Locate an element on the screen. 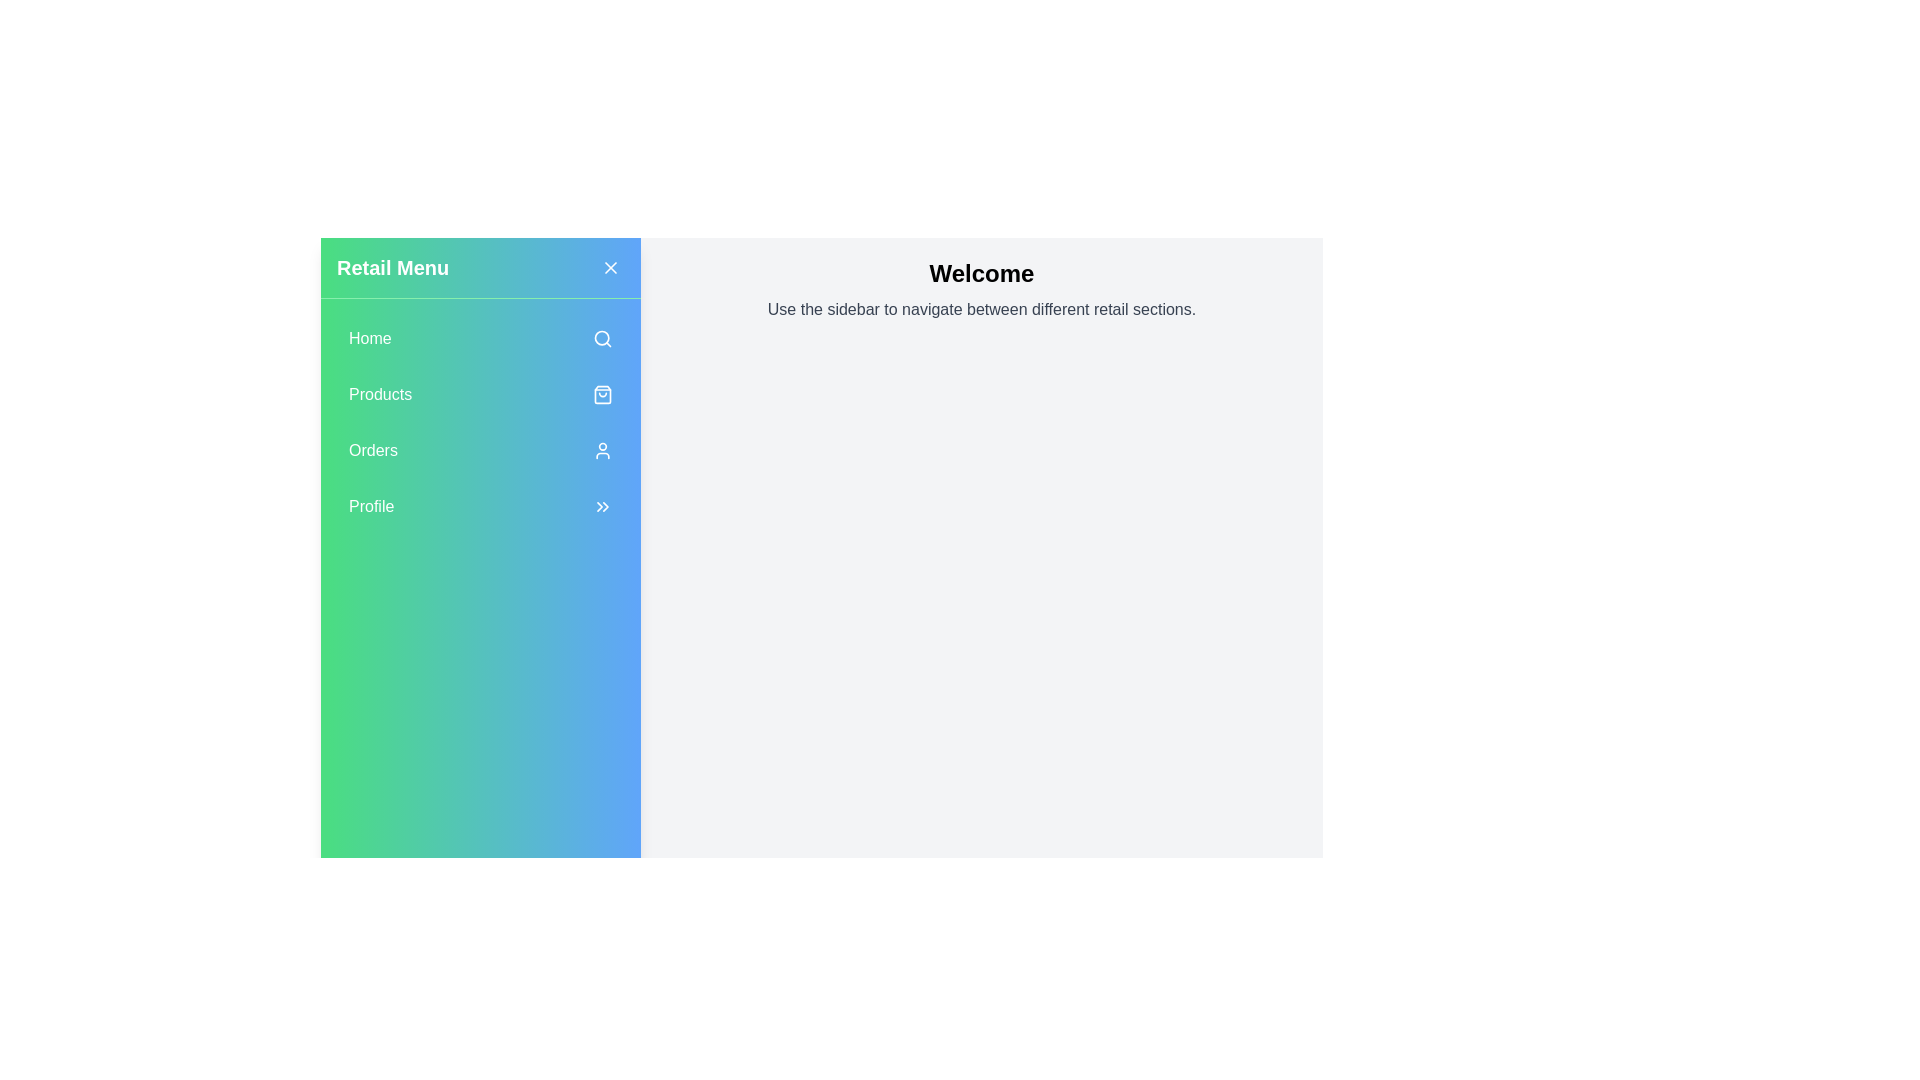 This screenshot has width=1920, height=1080. the 'Orders' button in the menu is located at coordinates (480, 422).